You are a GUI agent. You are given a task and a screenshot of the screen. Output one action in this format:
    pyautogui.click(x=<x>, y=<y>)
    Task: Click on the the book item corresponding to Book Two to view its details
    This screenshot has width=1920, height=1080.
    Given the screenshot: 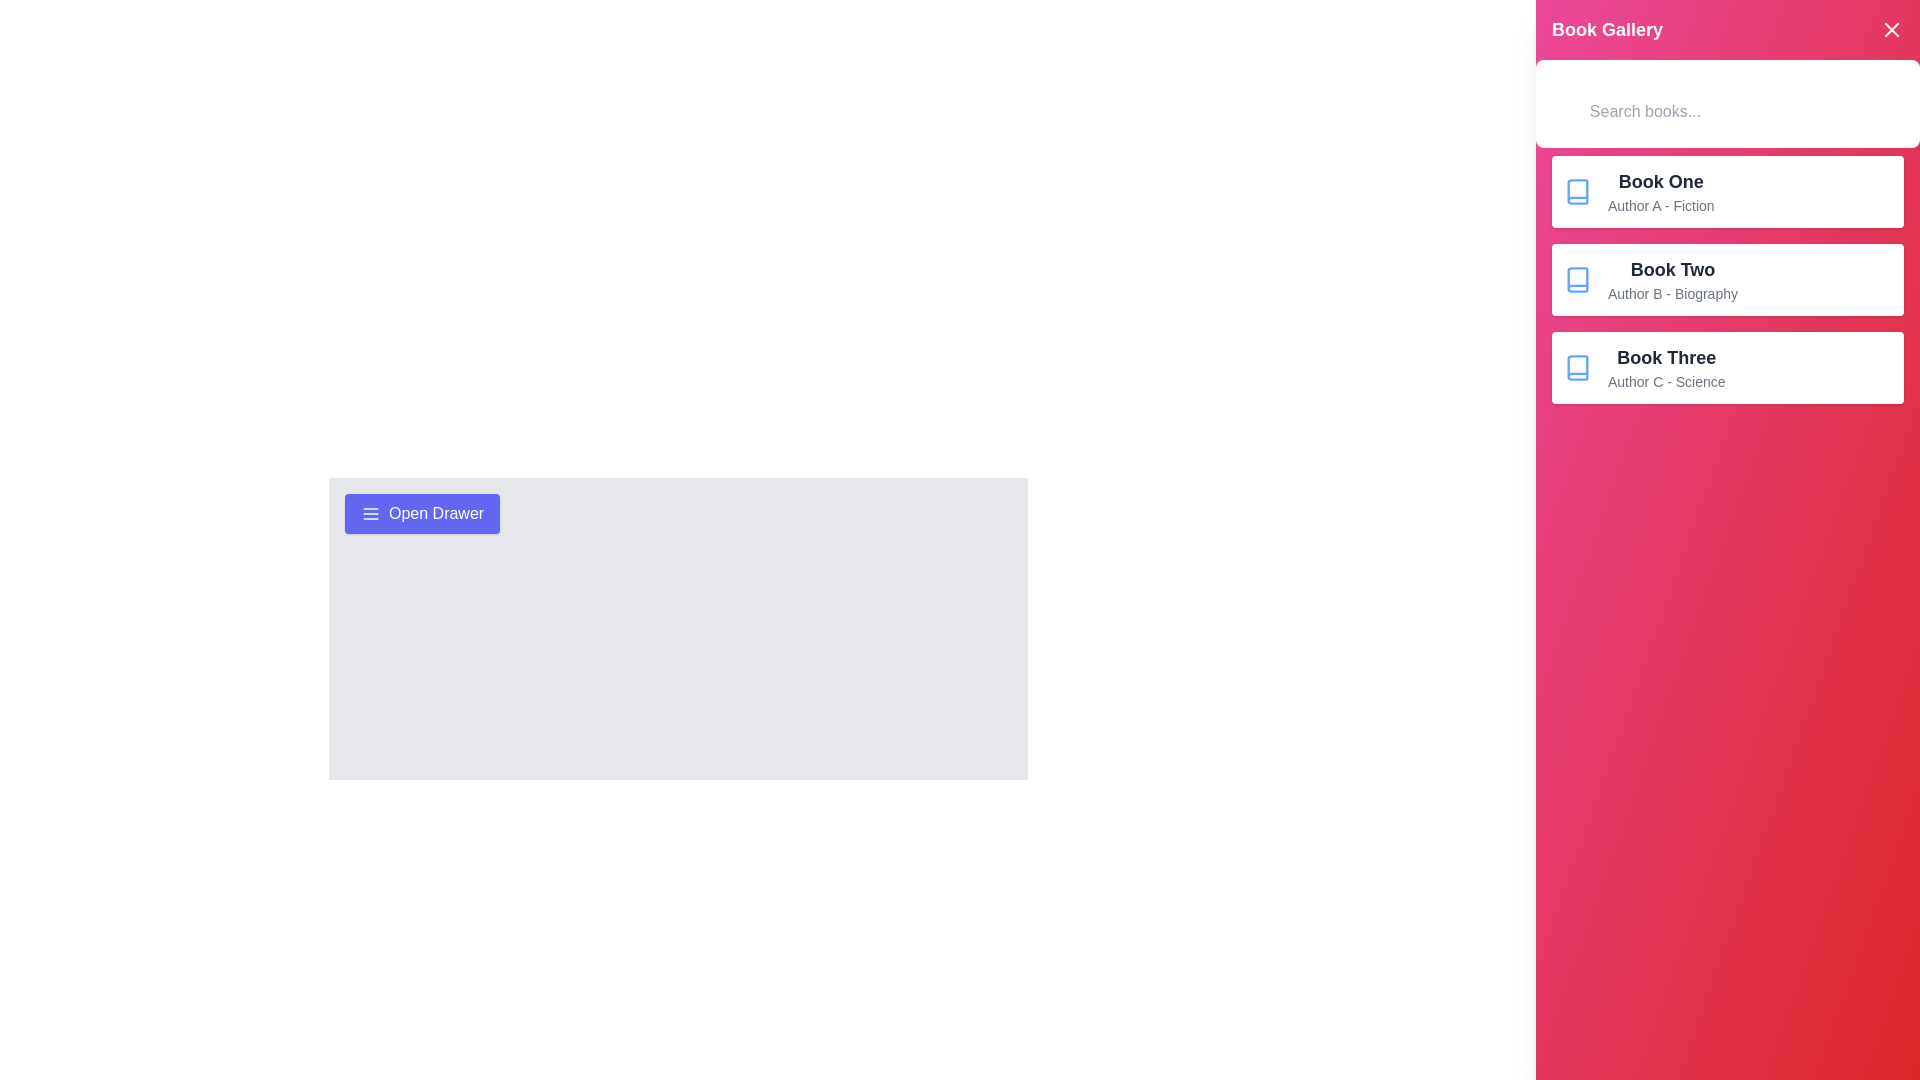 What is the action you would take?
    pyautogui.click(x=1727, y=280)
    